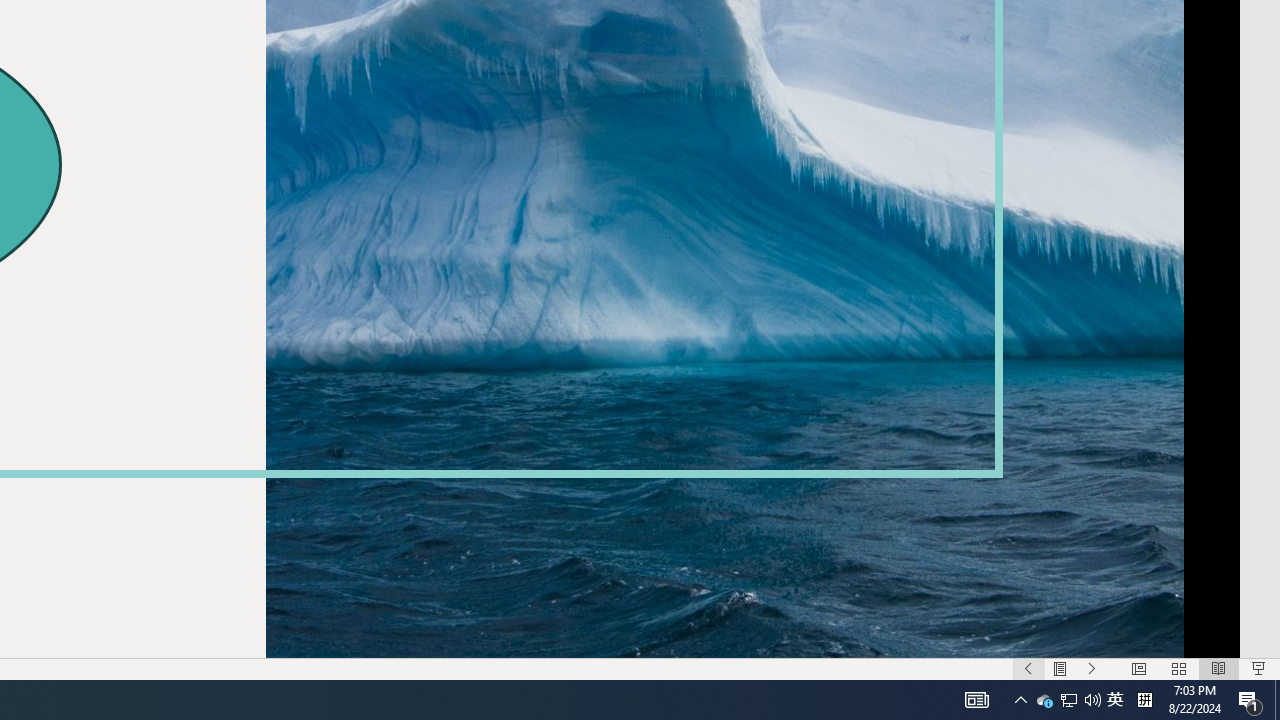  Describe the element at coordinates (1091, 669) in the screenshot. I see `'Slide Show Next On'` at that location.